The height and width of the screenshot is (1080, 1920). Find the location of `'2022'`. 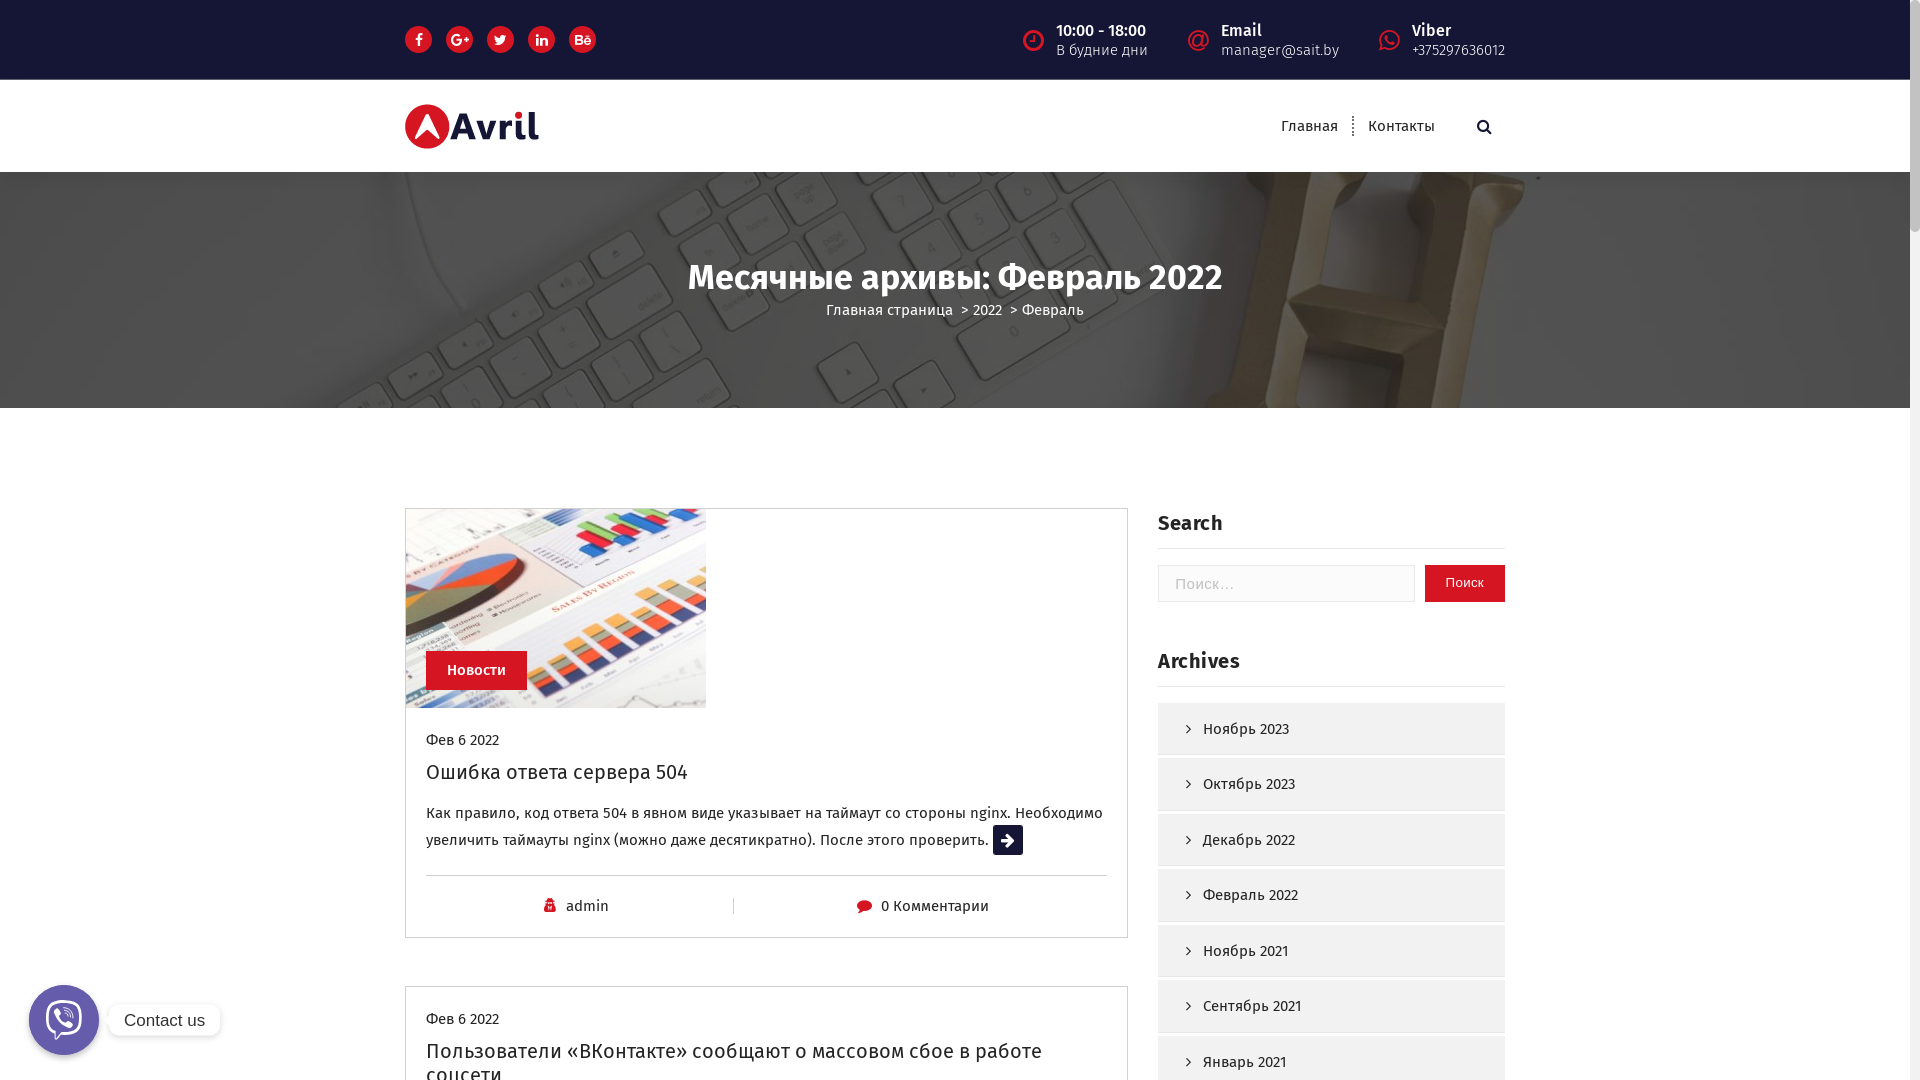

'2022' is located at coordinates (973, 309).